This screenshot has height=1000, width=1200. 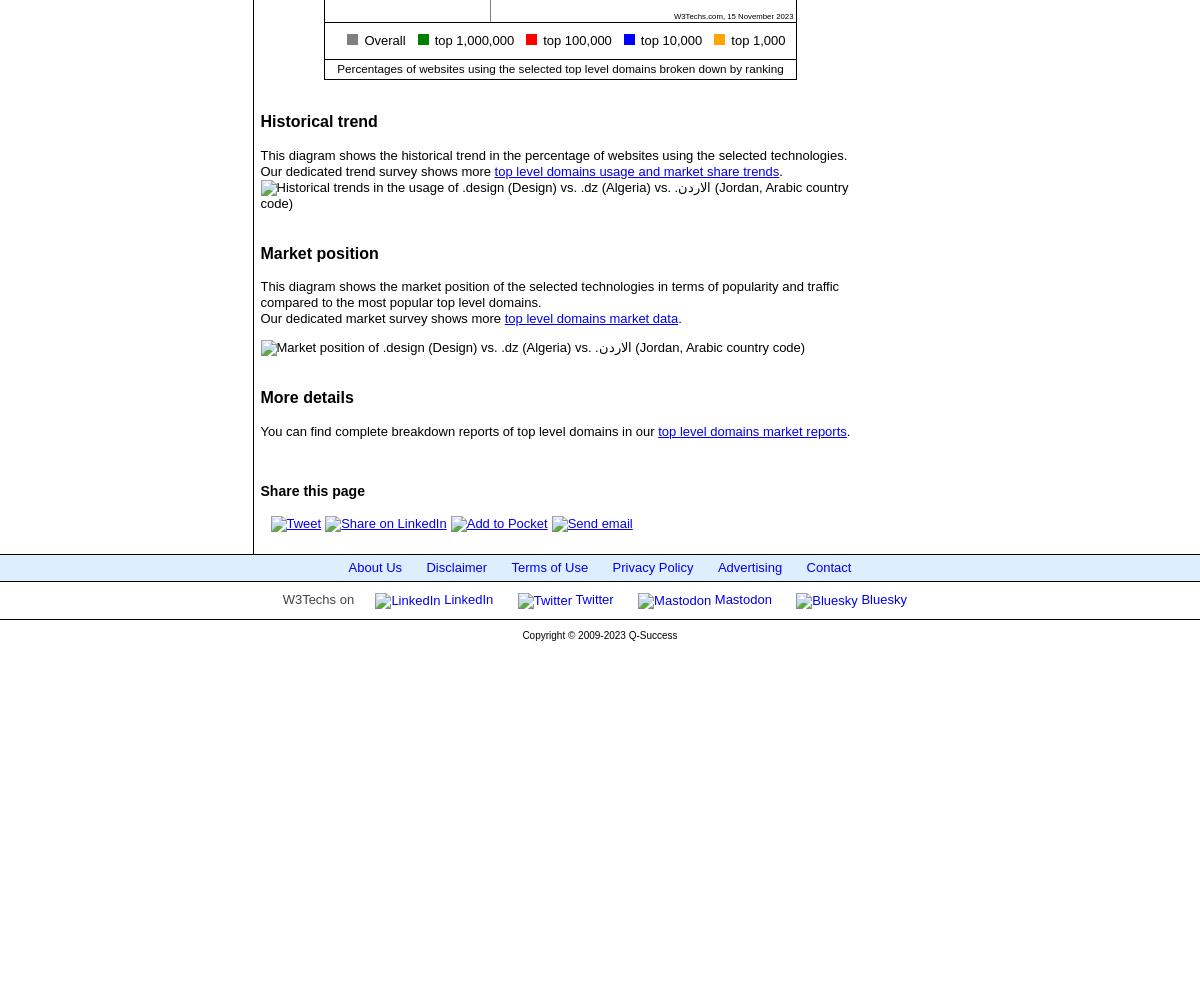 I want to click on 'top level domains market reports', so click(x=751, y=430).